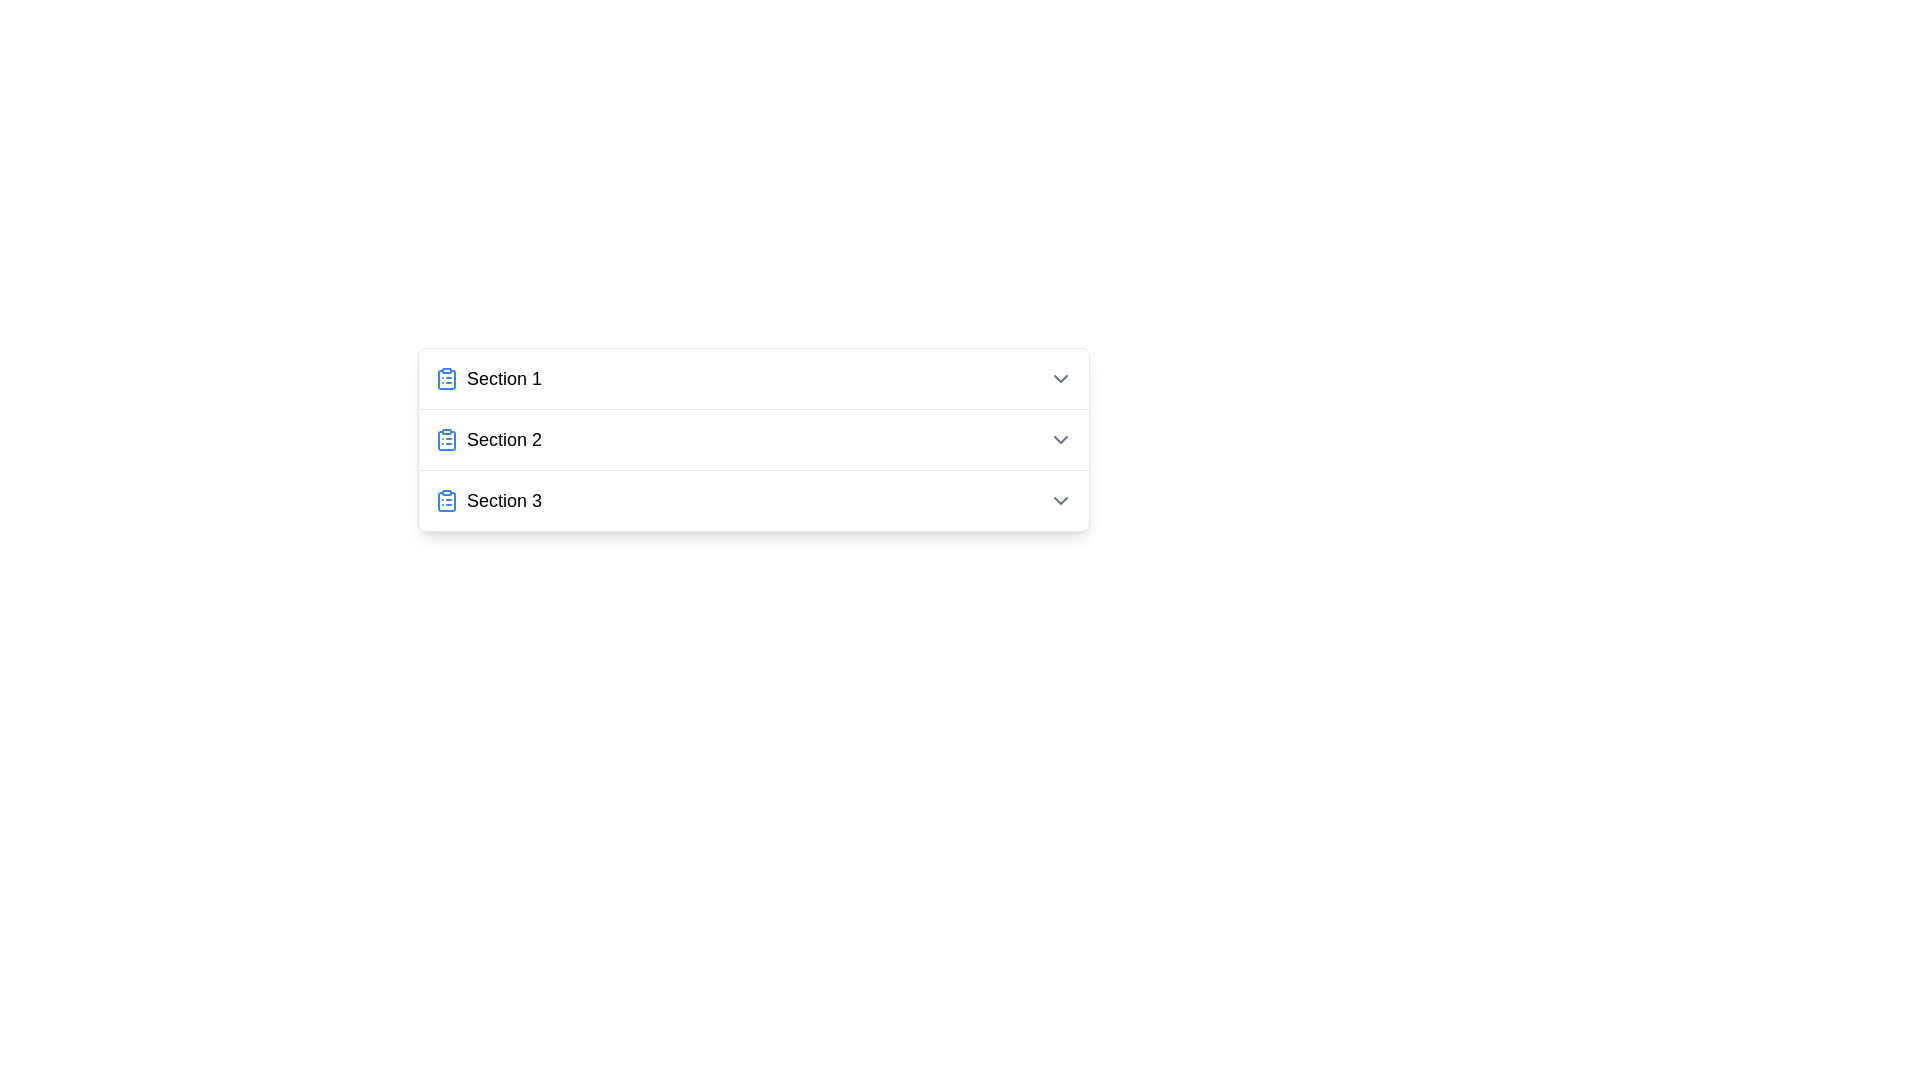  Describe the element at coordinates (488, 438) in the screenshot. I see `the labeled menu item 'Section 2' with a blue clipboard icon` at that location.